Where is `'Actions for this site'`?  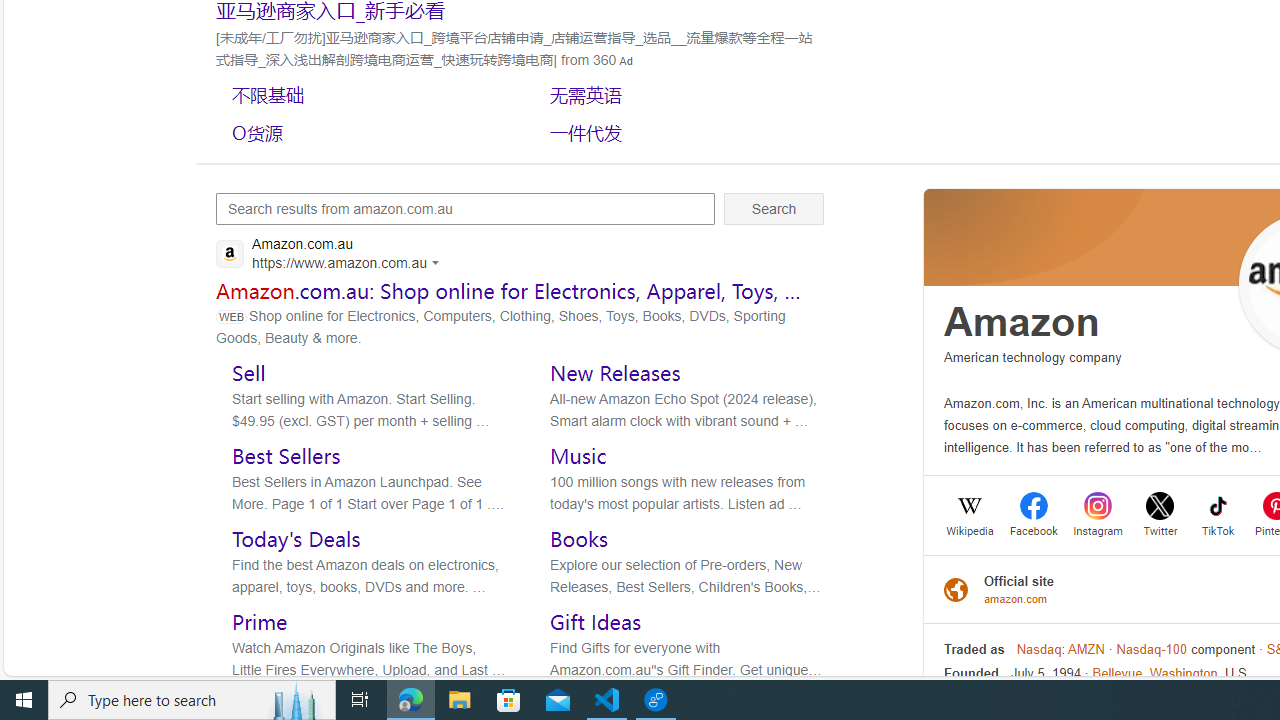
'Actions for this site' is located at coordinates (438, 261).